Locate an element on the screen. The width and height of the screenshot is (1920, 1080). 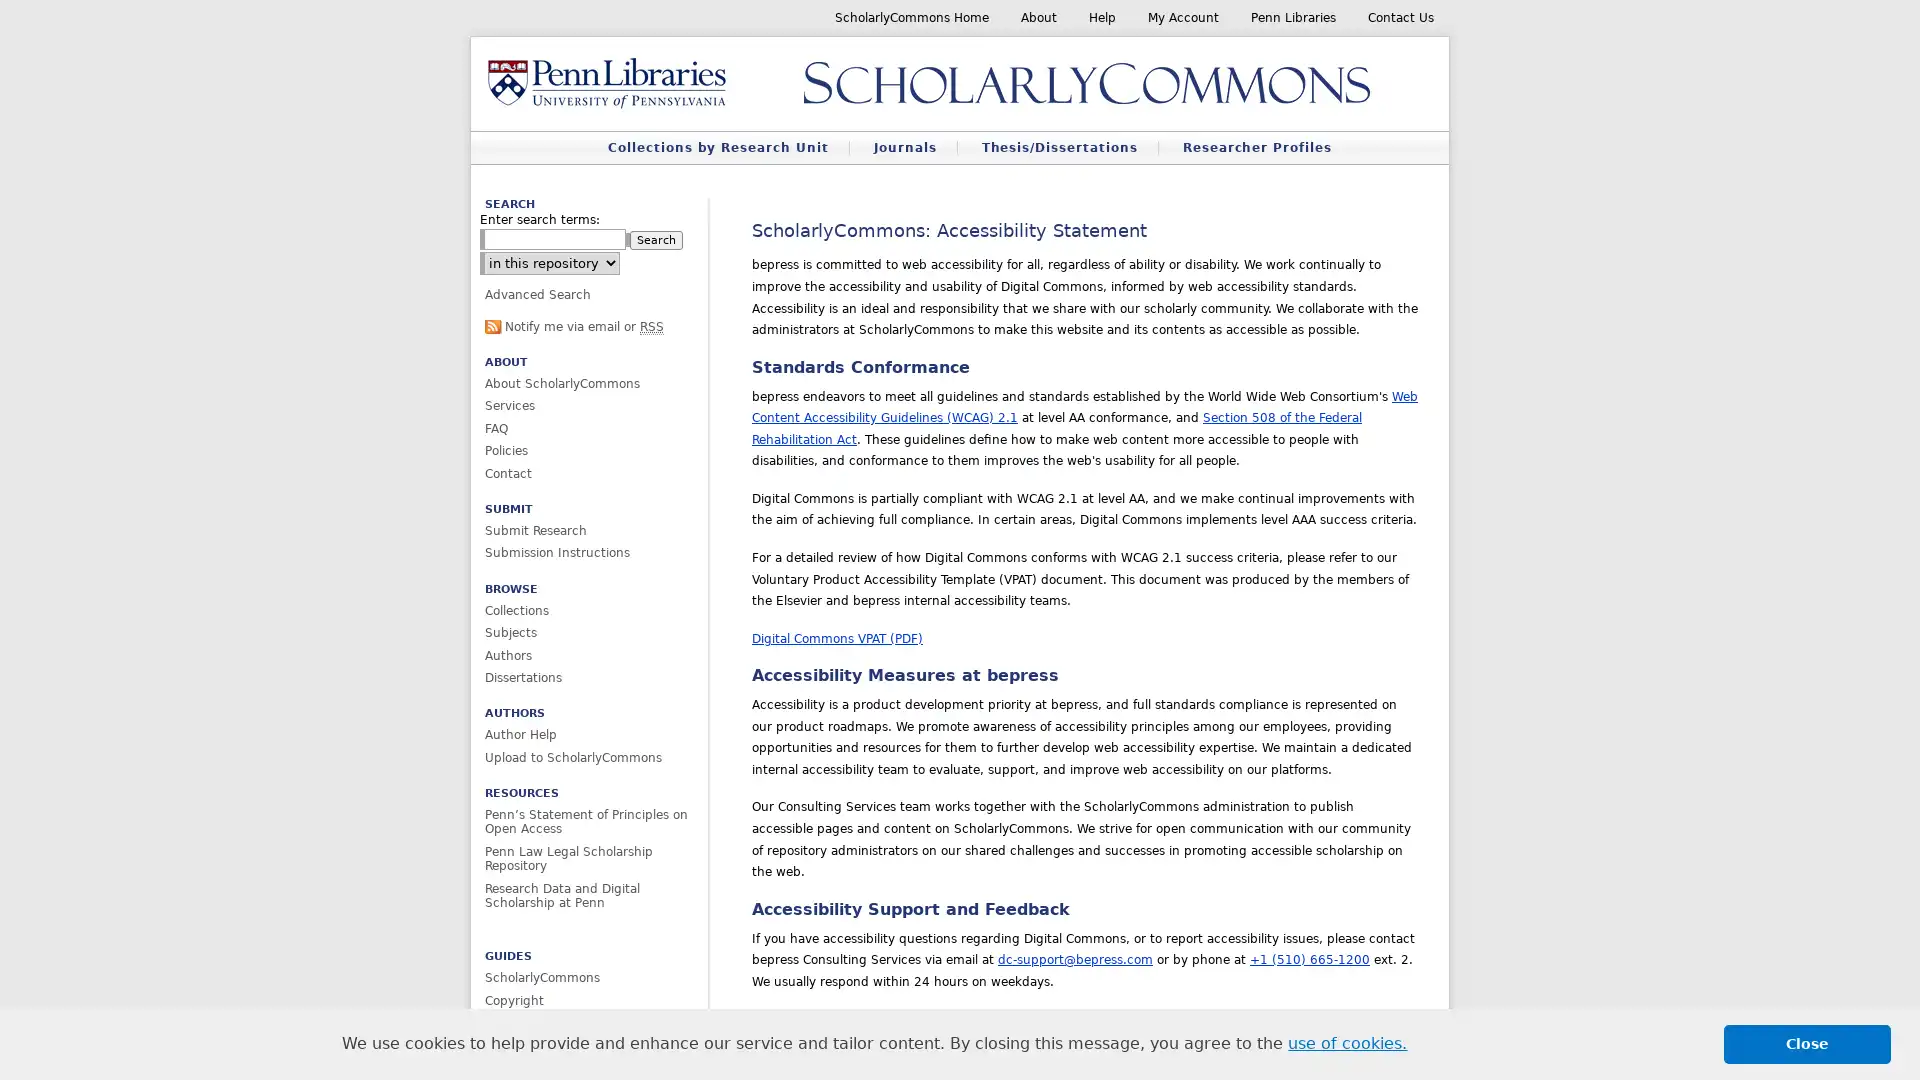
learn more about cookies is located at coordinates (1347, 1043).